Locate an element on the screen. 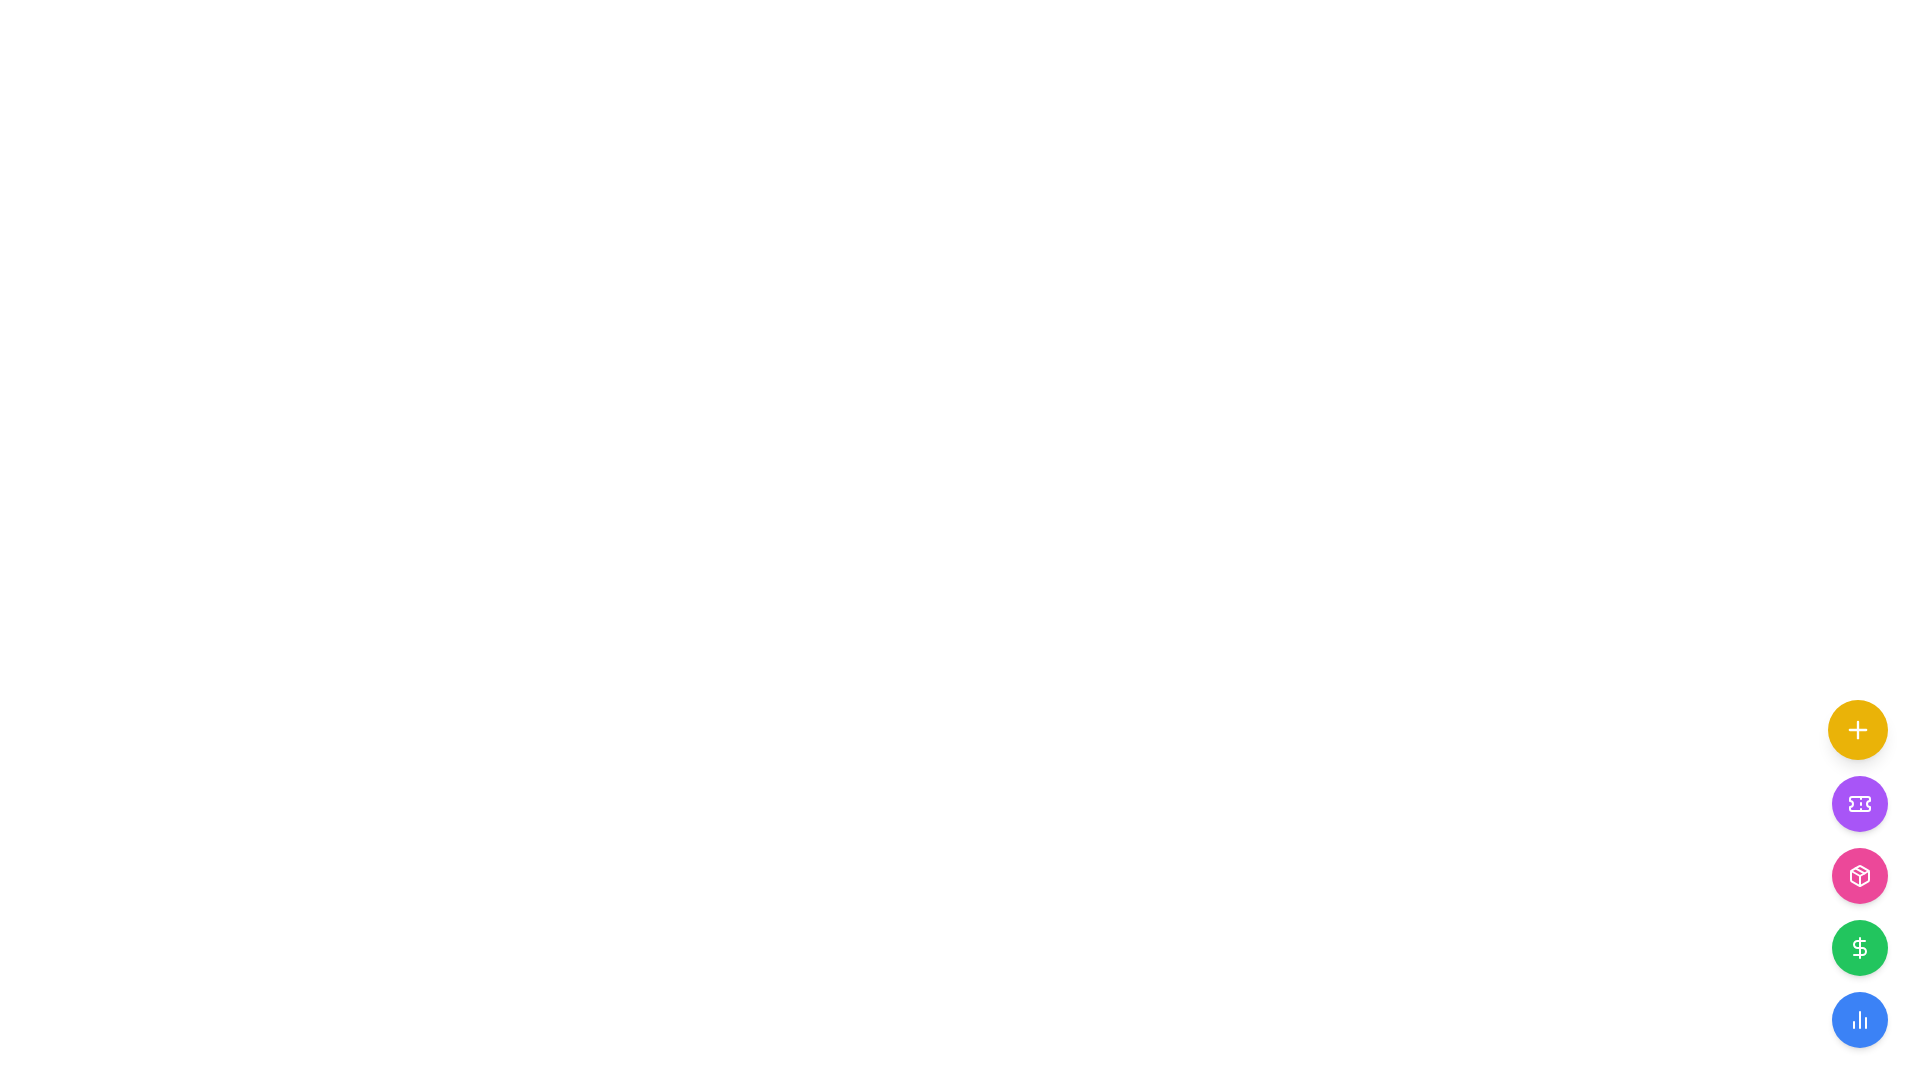 The height and width of the screenshot is (1080, 1920). the fourth icon in the vertical sequence of circular icons on the right side of the interface, which has a dollar sign symbol is located at coordinates (1859, 947).